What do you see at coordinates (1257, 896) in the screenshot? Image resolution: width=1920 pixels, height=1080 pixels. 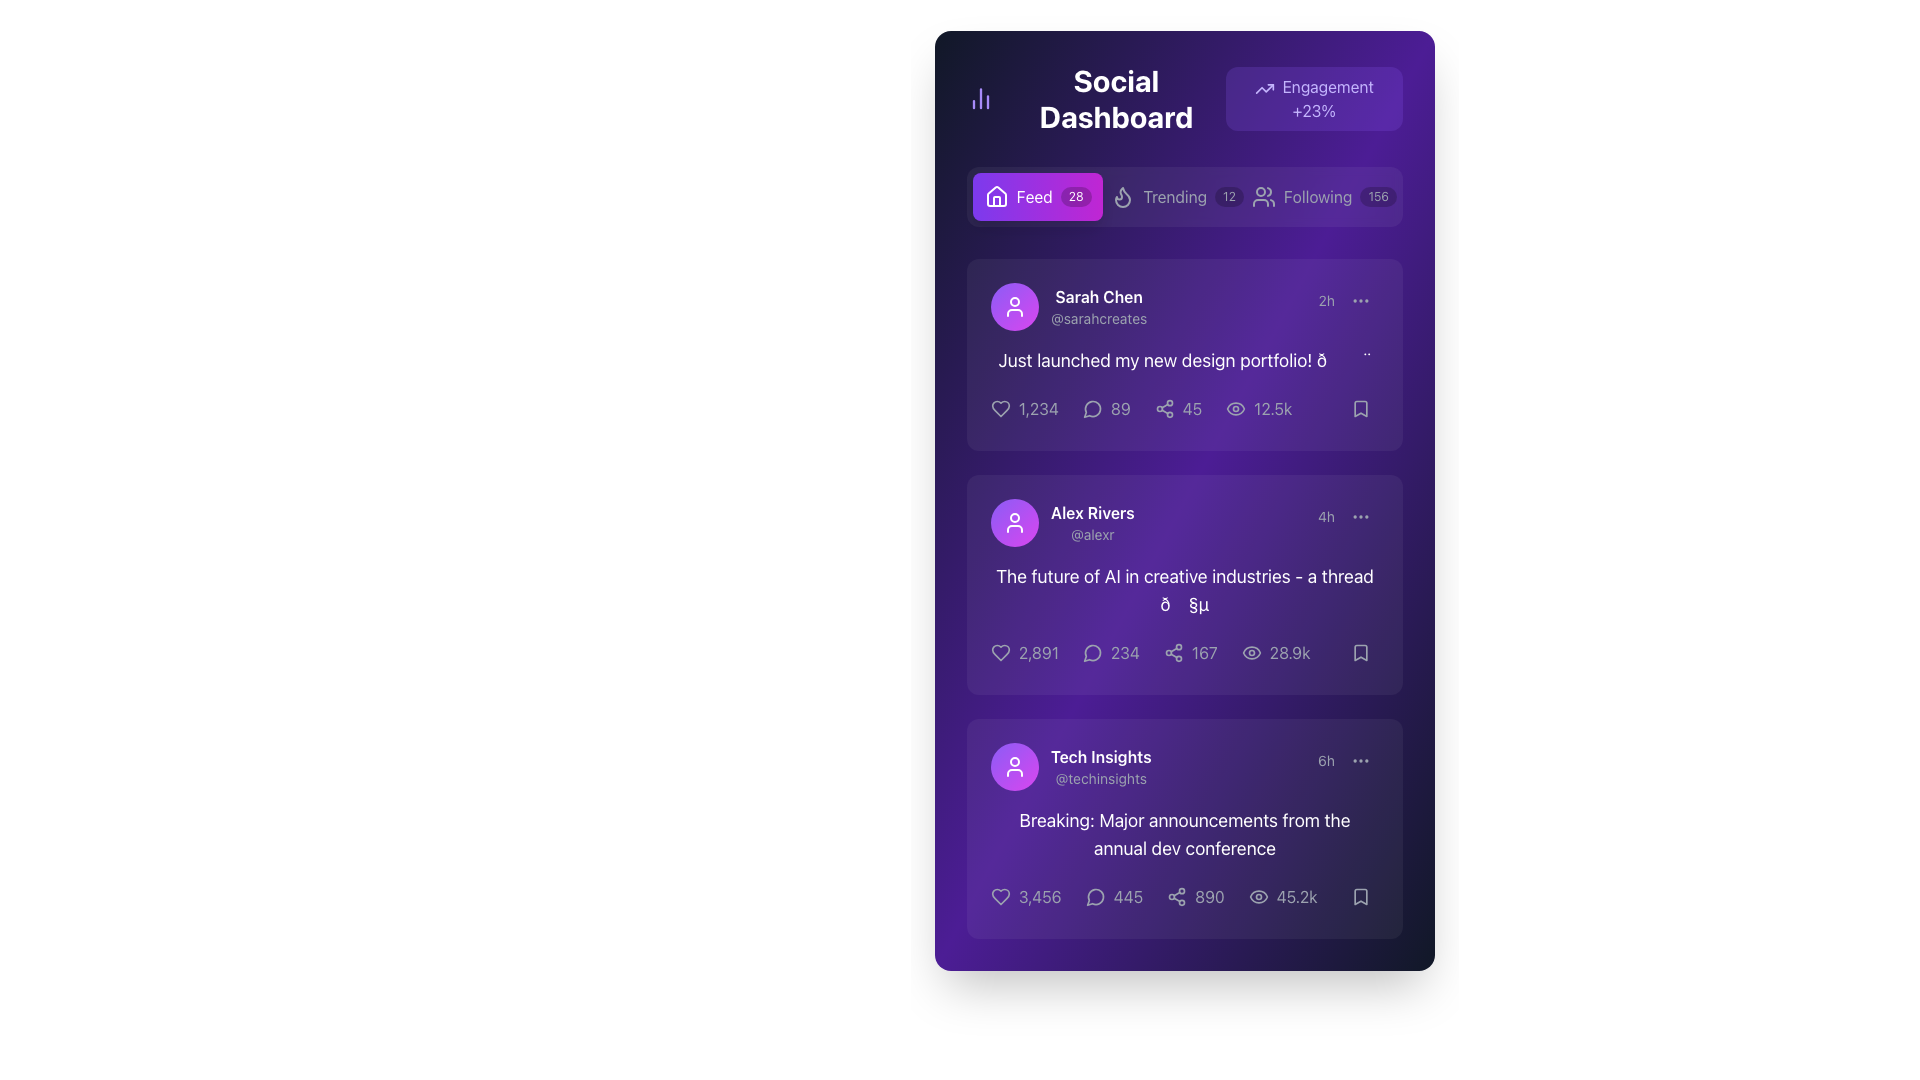 I see `the view count icon located adjacent to the number '45.2k' in the third post card of the feed section` at bounding box center [1257, 896].